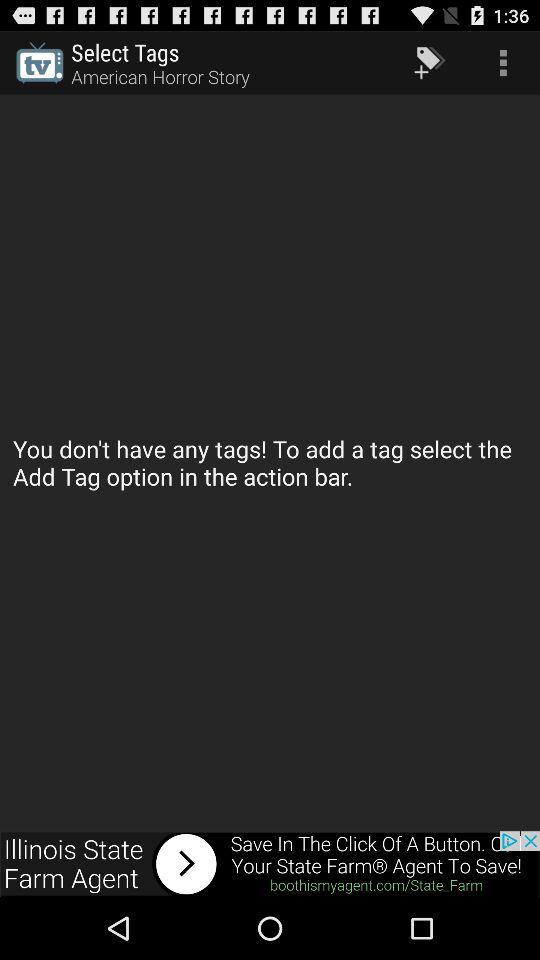 Image resolution: width=540 pixels, height=960 pixels. Describe the element at coordinates (270, 863) in the screenshot. I see `advertisement` at that location.